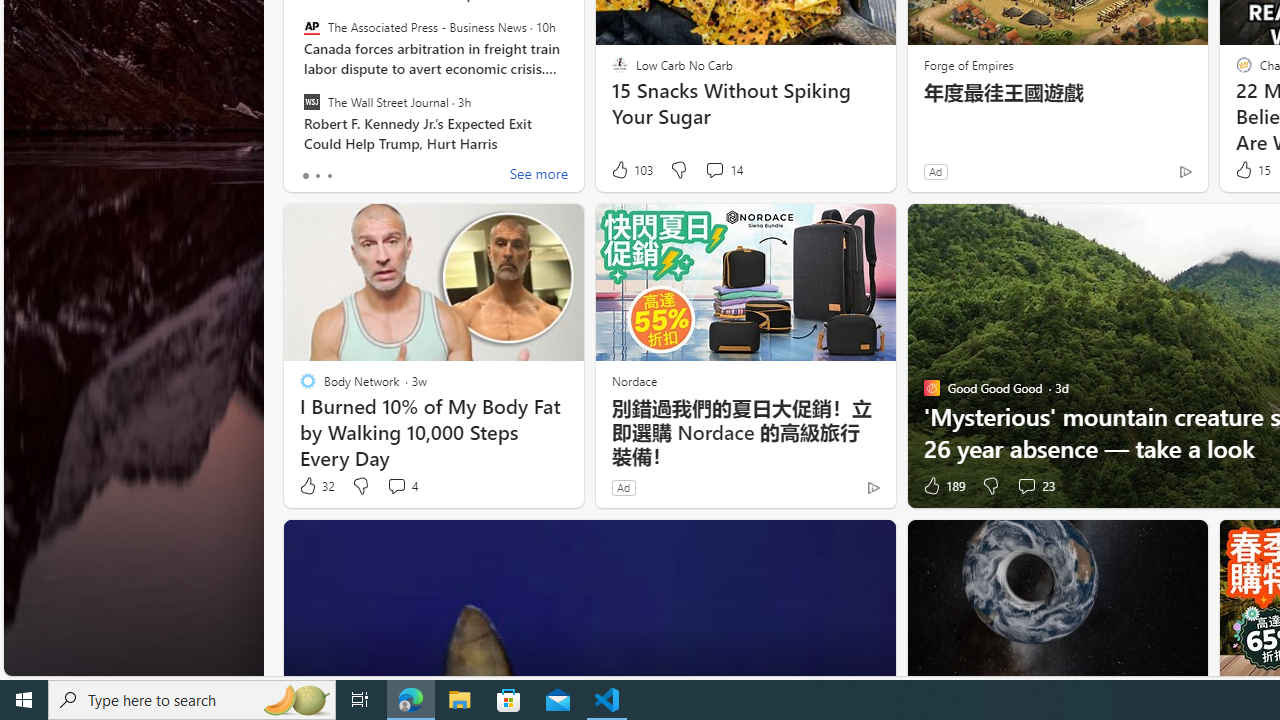 This screenshot has width=1280, height=720. I want to click on 'View comments 14 Comment', so click(714, 168).